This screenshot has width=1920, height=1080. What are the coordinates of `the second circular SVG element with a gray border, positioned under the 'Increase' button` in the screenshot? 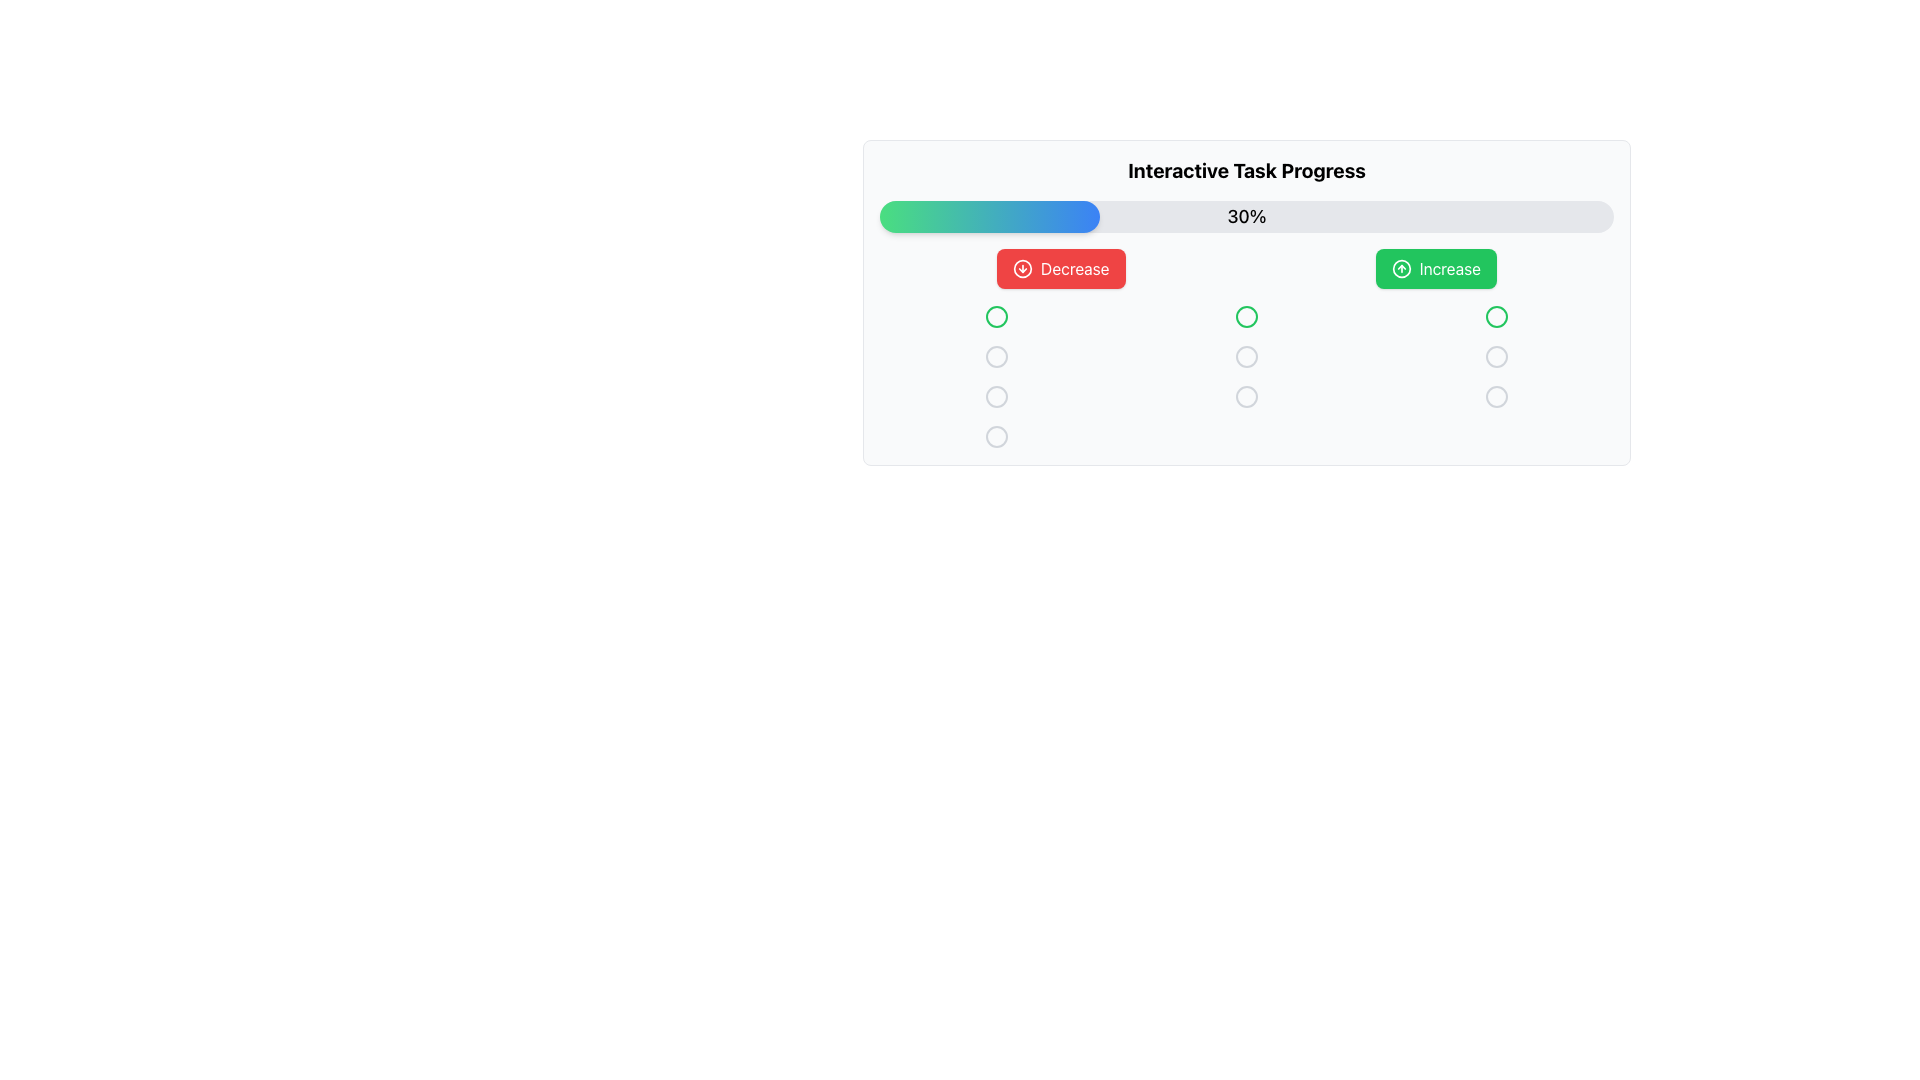 It's located at (1497, 356).